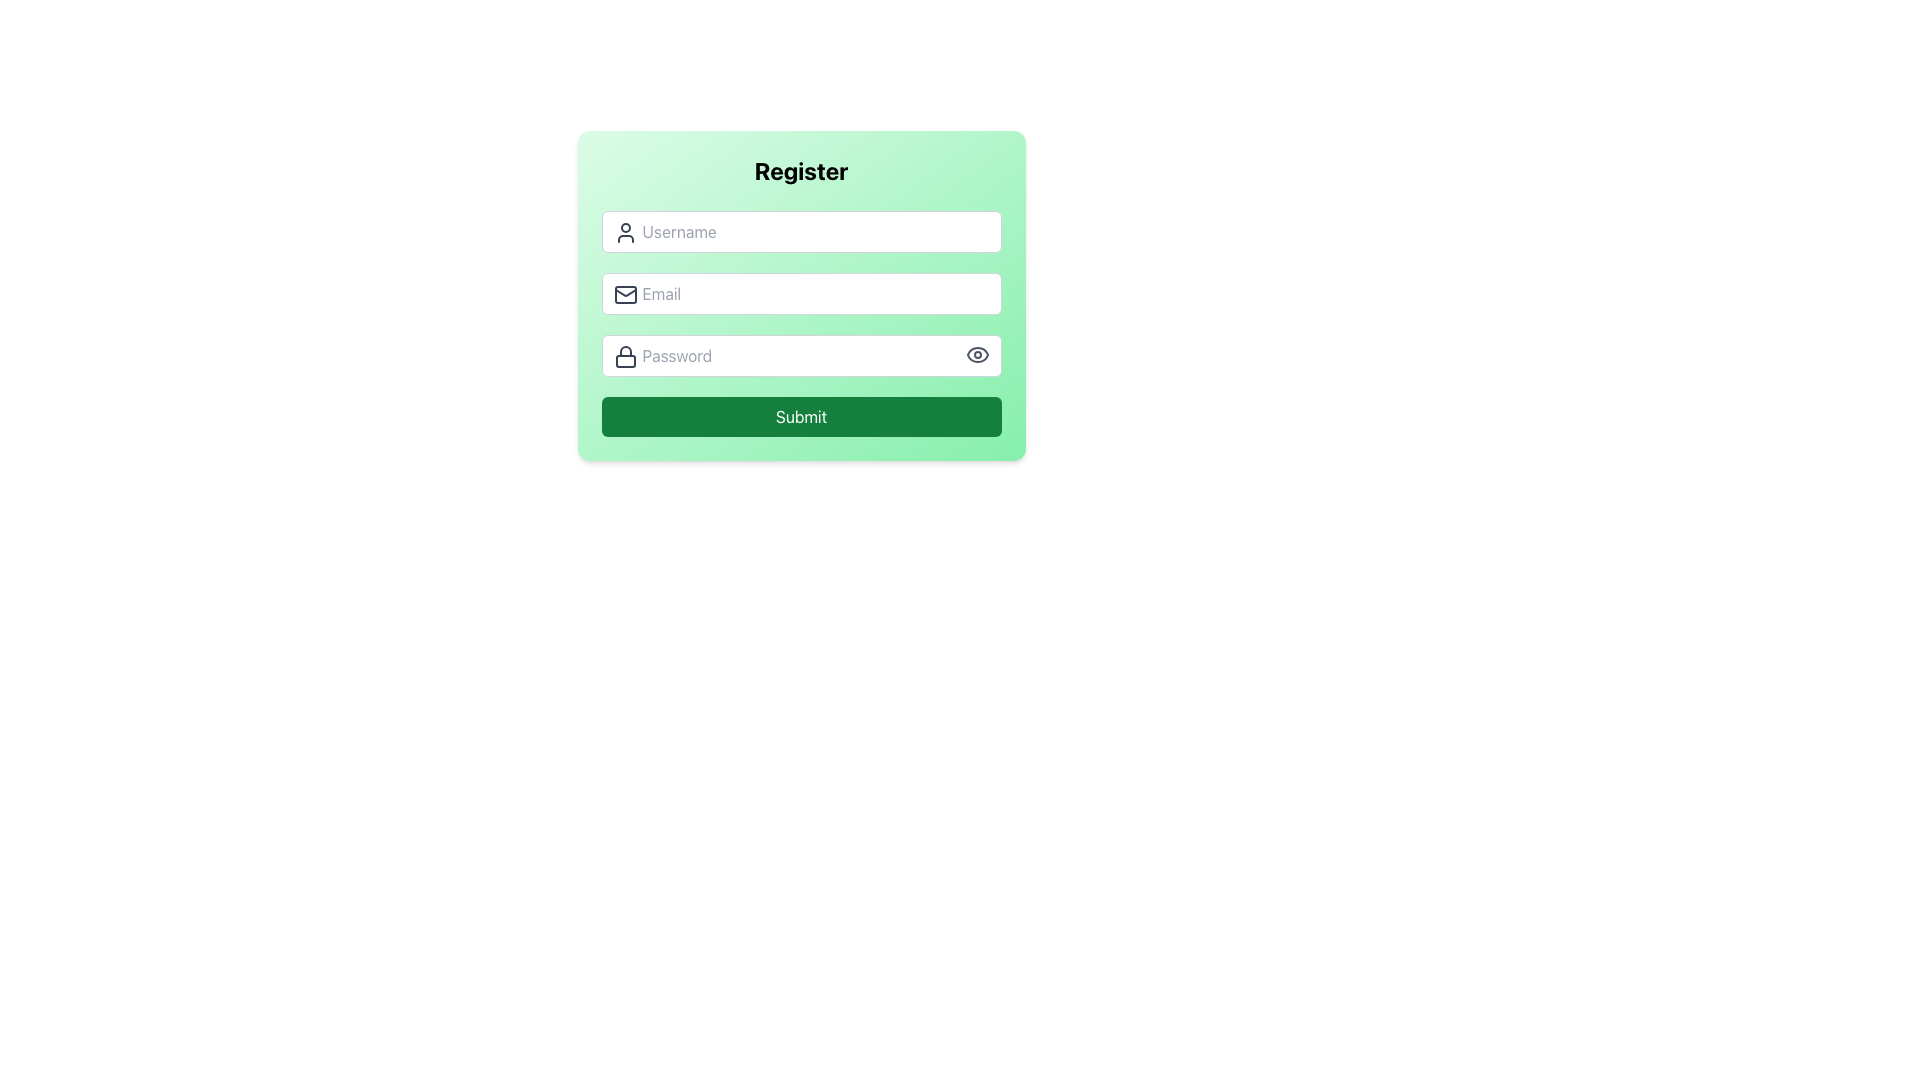  What do you see at coordinates (624, 294) in the screenshot?
I see `the main rectangular body of the envelope icon, which is part of the SVG graphic in the registration form, located to the left of the 'Email' input field` at bounding box center [624, 294].